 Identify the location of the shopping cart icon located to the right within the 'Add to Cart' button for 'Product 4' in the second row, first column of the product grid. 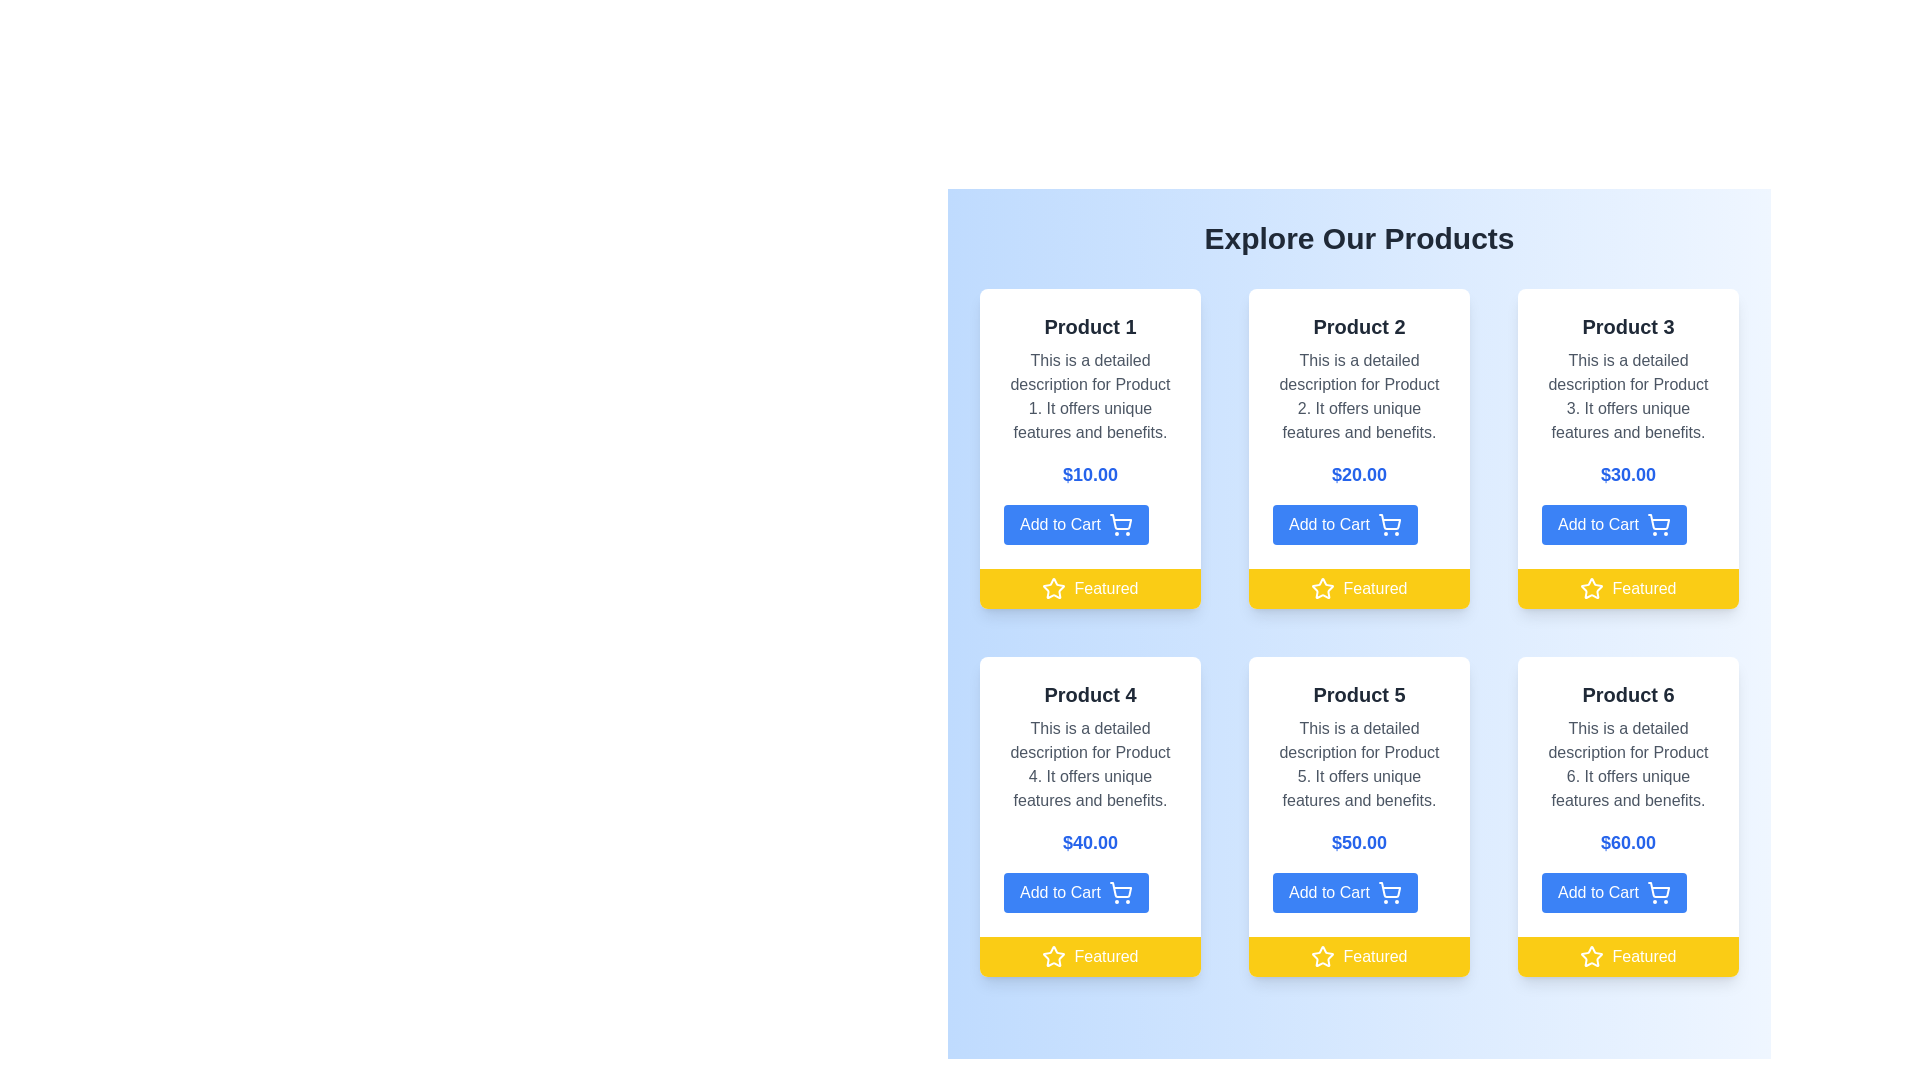
(1120, 892).